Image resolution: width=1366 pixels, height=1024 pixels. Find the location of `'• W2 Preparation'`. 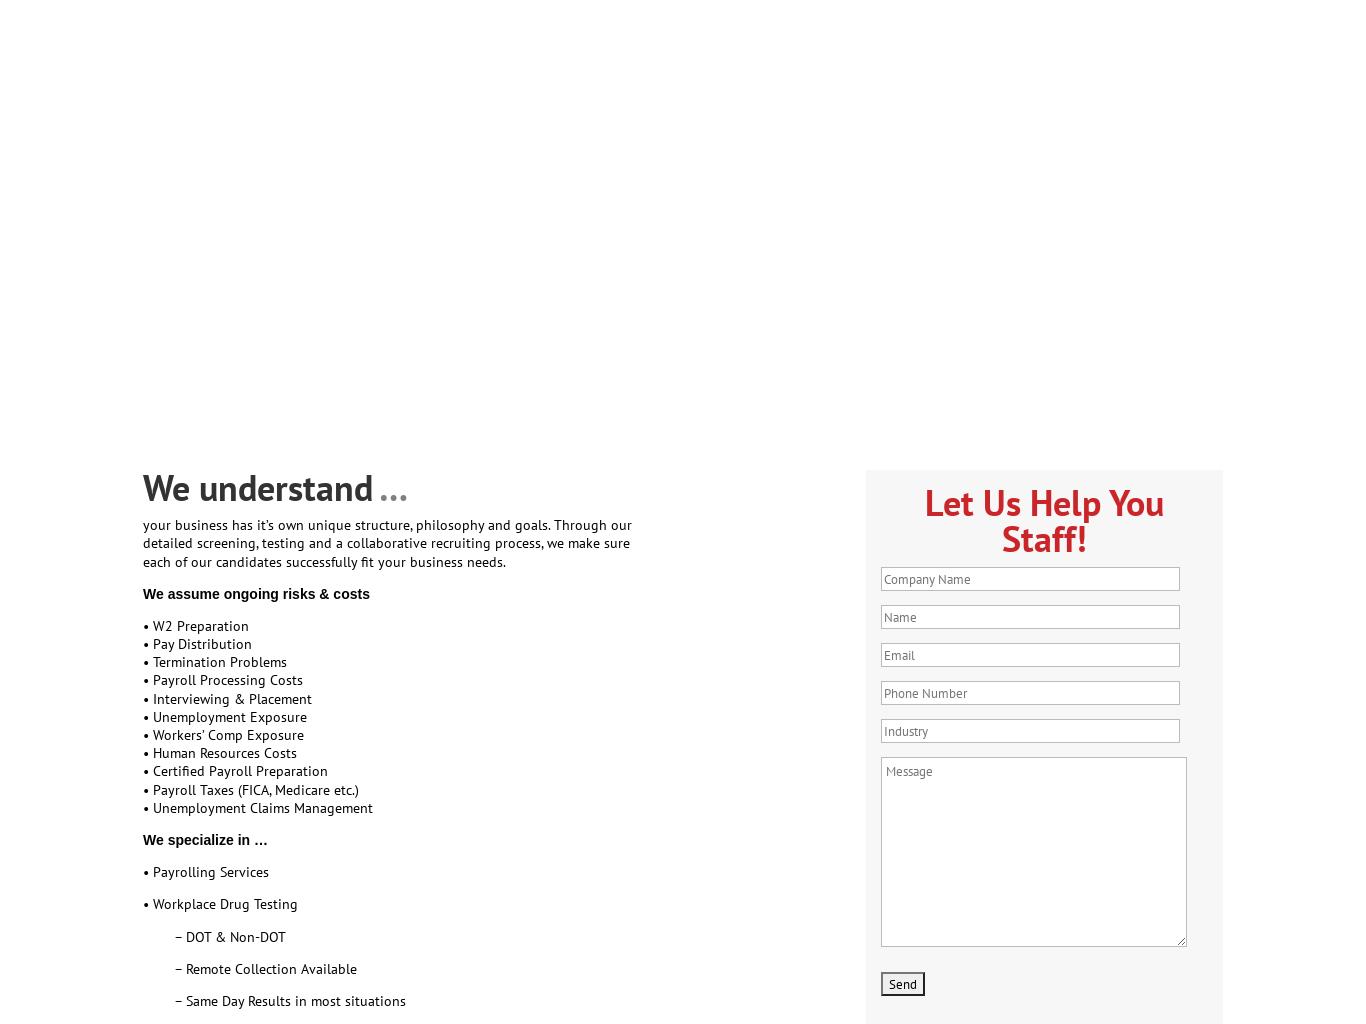

'• W2 Preparation' is located at coordinates (195, 625).